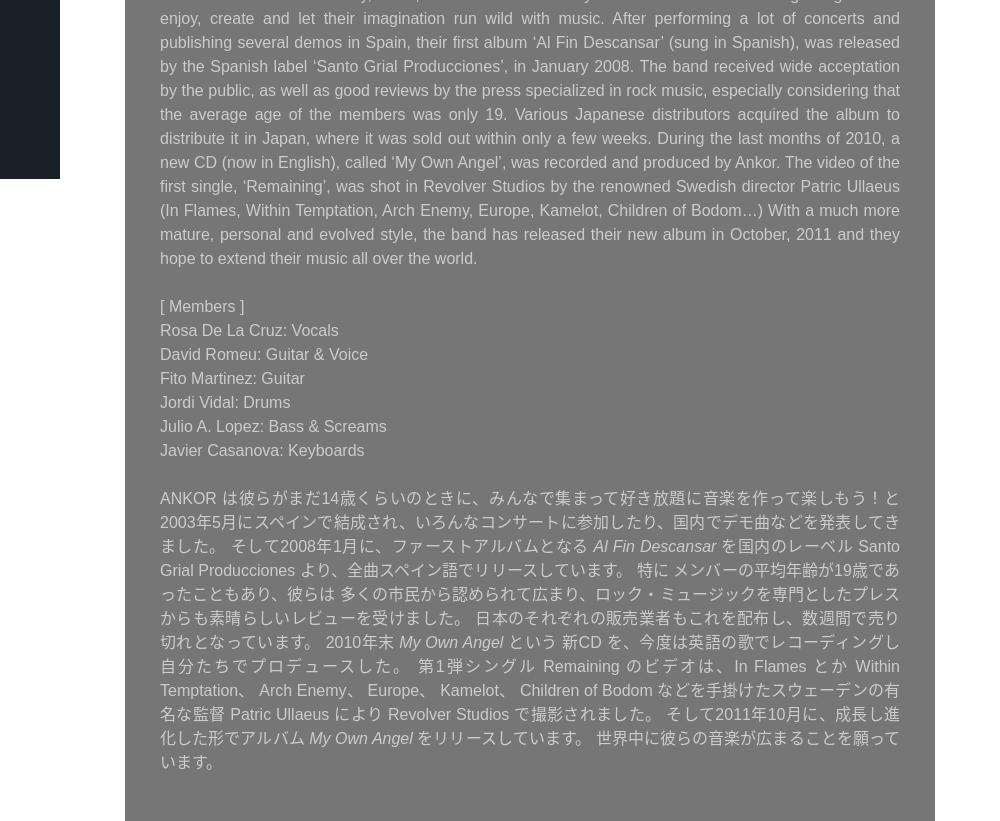  Describe the element at coordinates (654, 546) in the screenshot. I see `'Al Fin Descansar'` at that location.